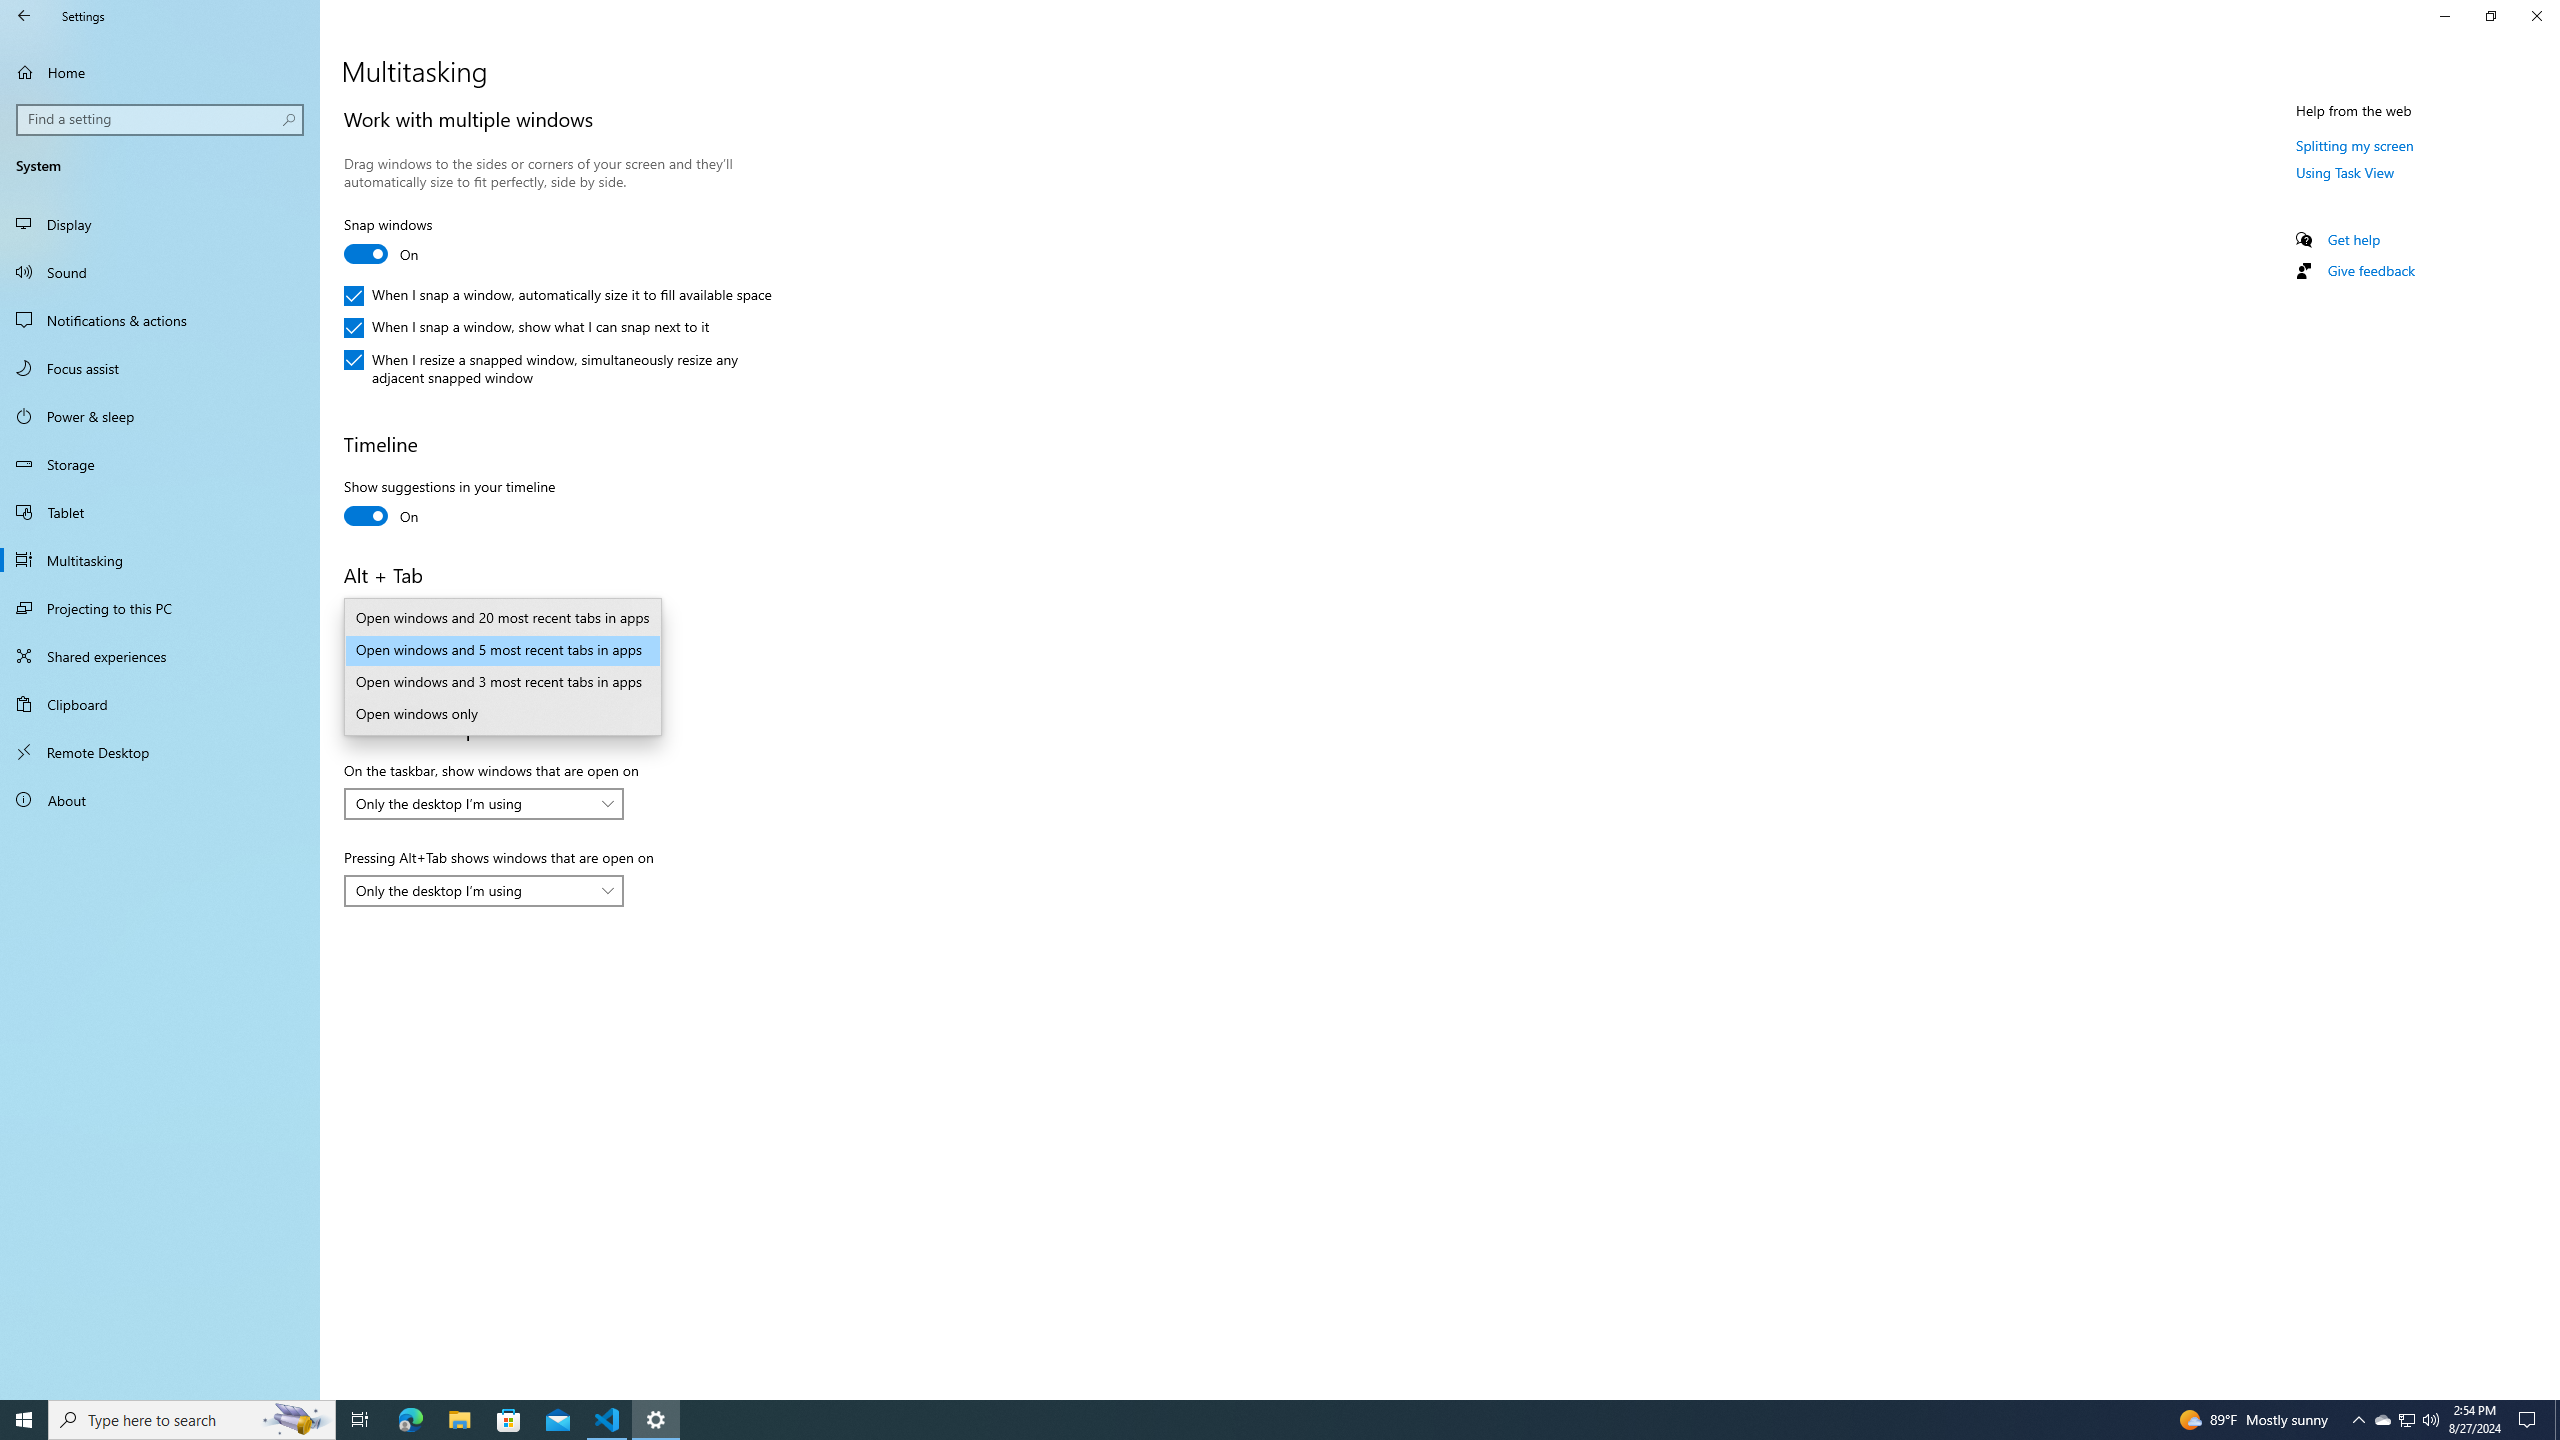 The image size is (2560, 1440). What do you see at coordinates (24, 1418) in the screenshot?
I see `'Start'` at bounding box center [24, 1418].